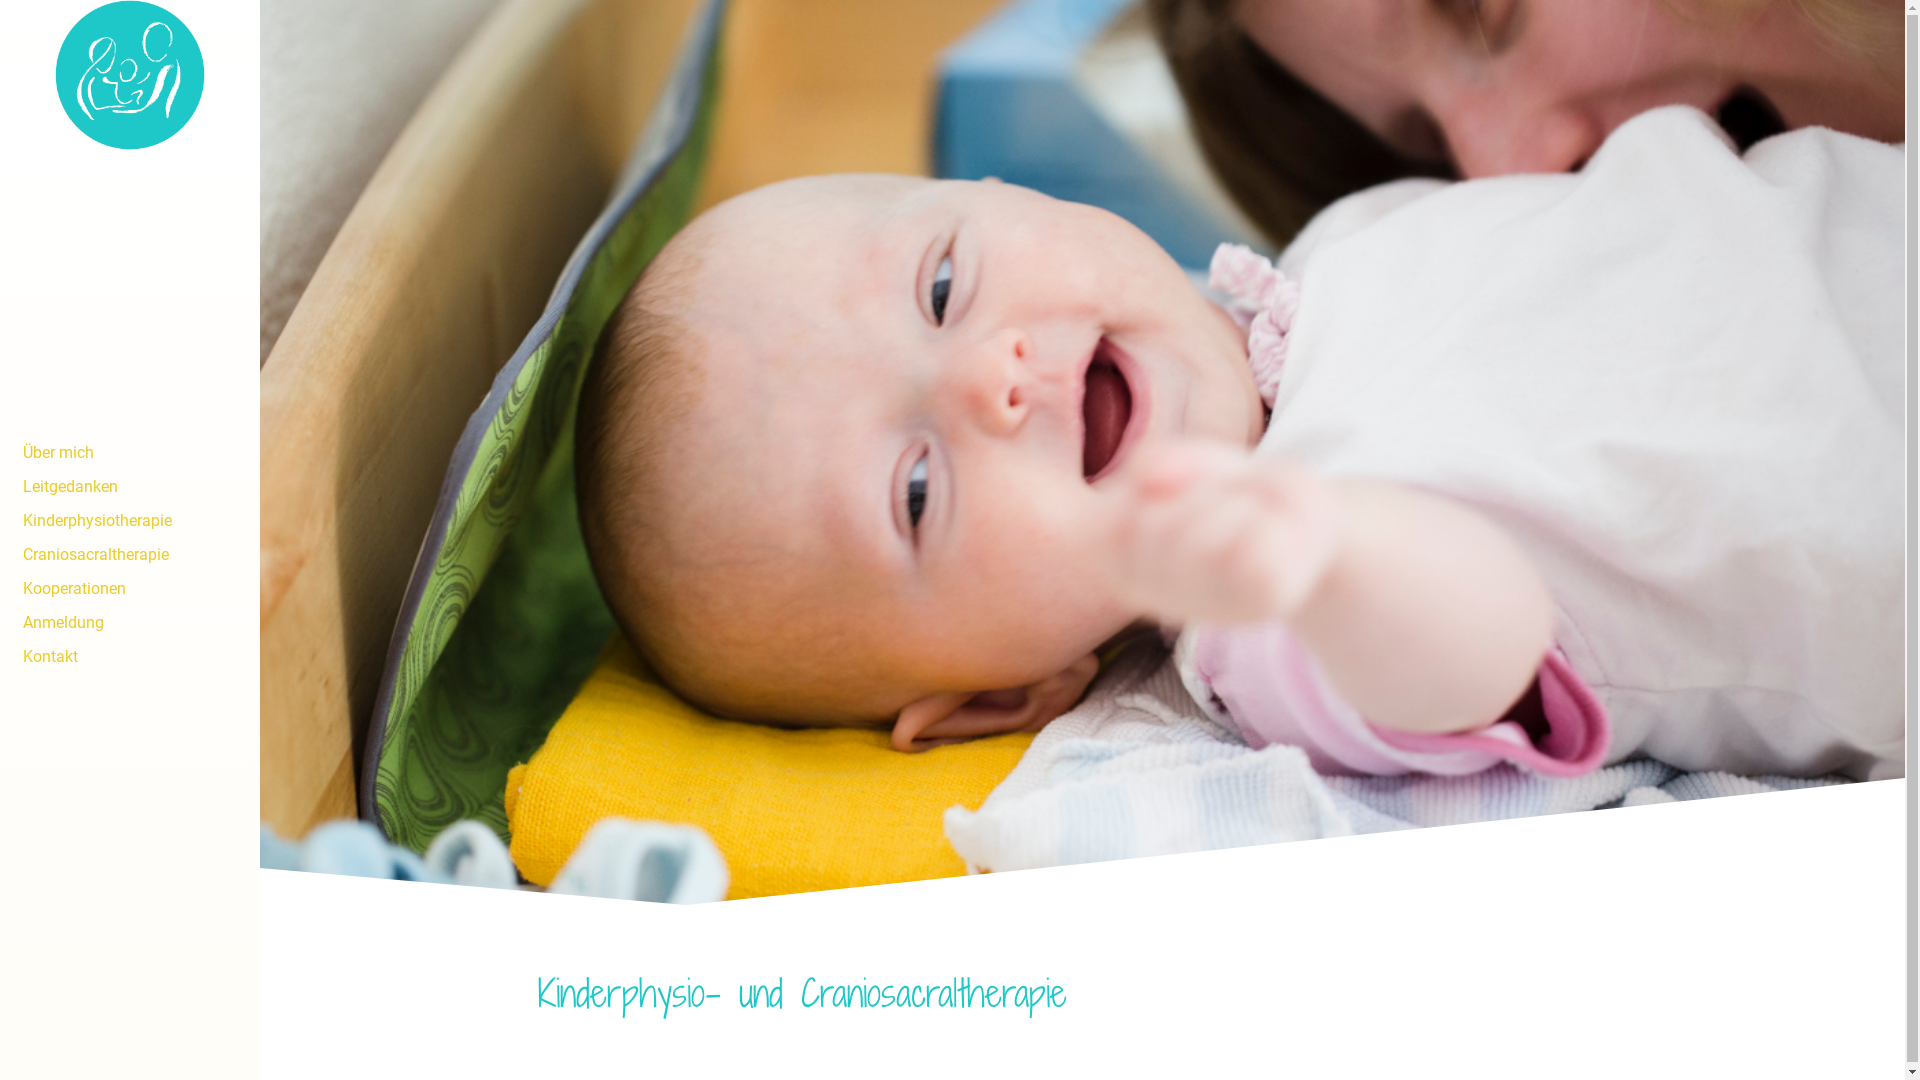  Describe the element at coordinates (128, 519) in the screenshot. I see `'Kinderphysiotherapie'` at that location.